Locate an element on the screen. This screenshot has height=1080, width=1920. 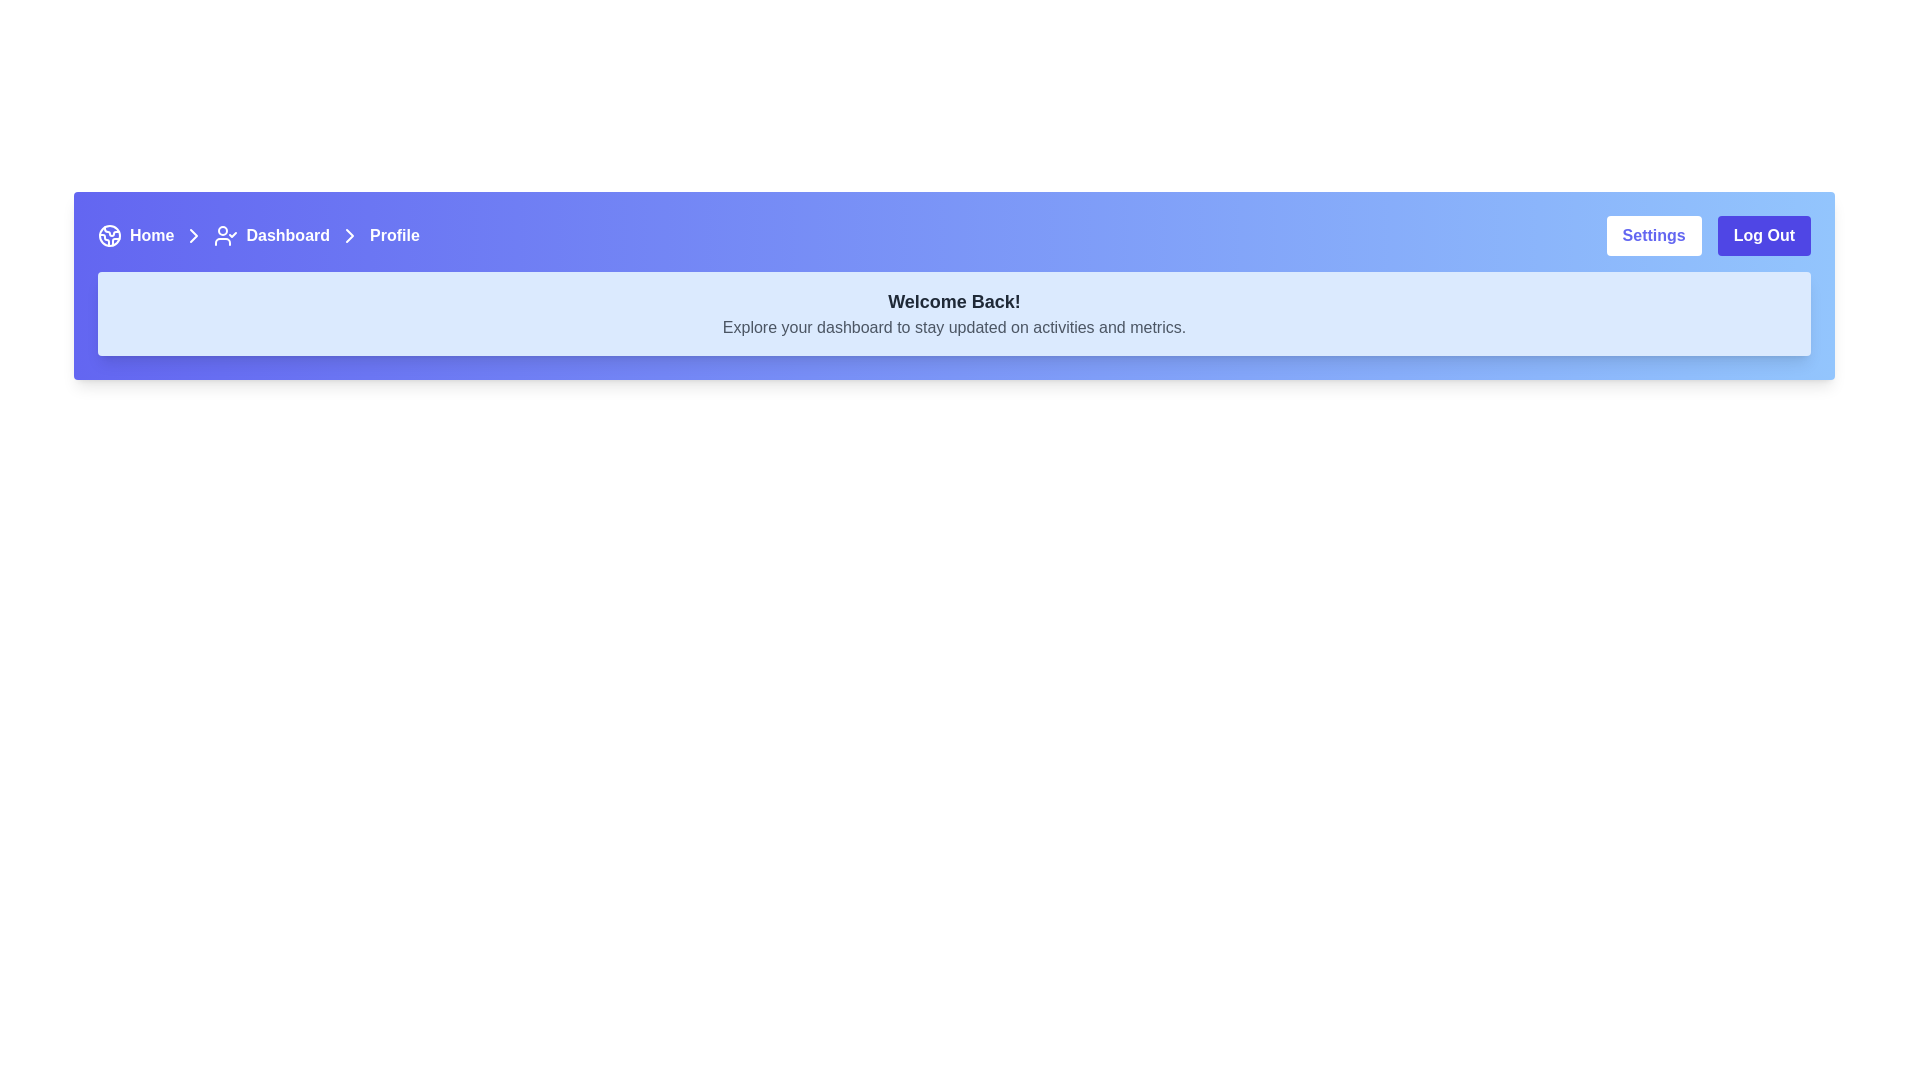
the 'Profile' hyperlink text in the breadcrumb navigation is located at coordinates (394, 234).